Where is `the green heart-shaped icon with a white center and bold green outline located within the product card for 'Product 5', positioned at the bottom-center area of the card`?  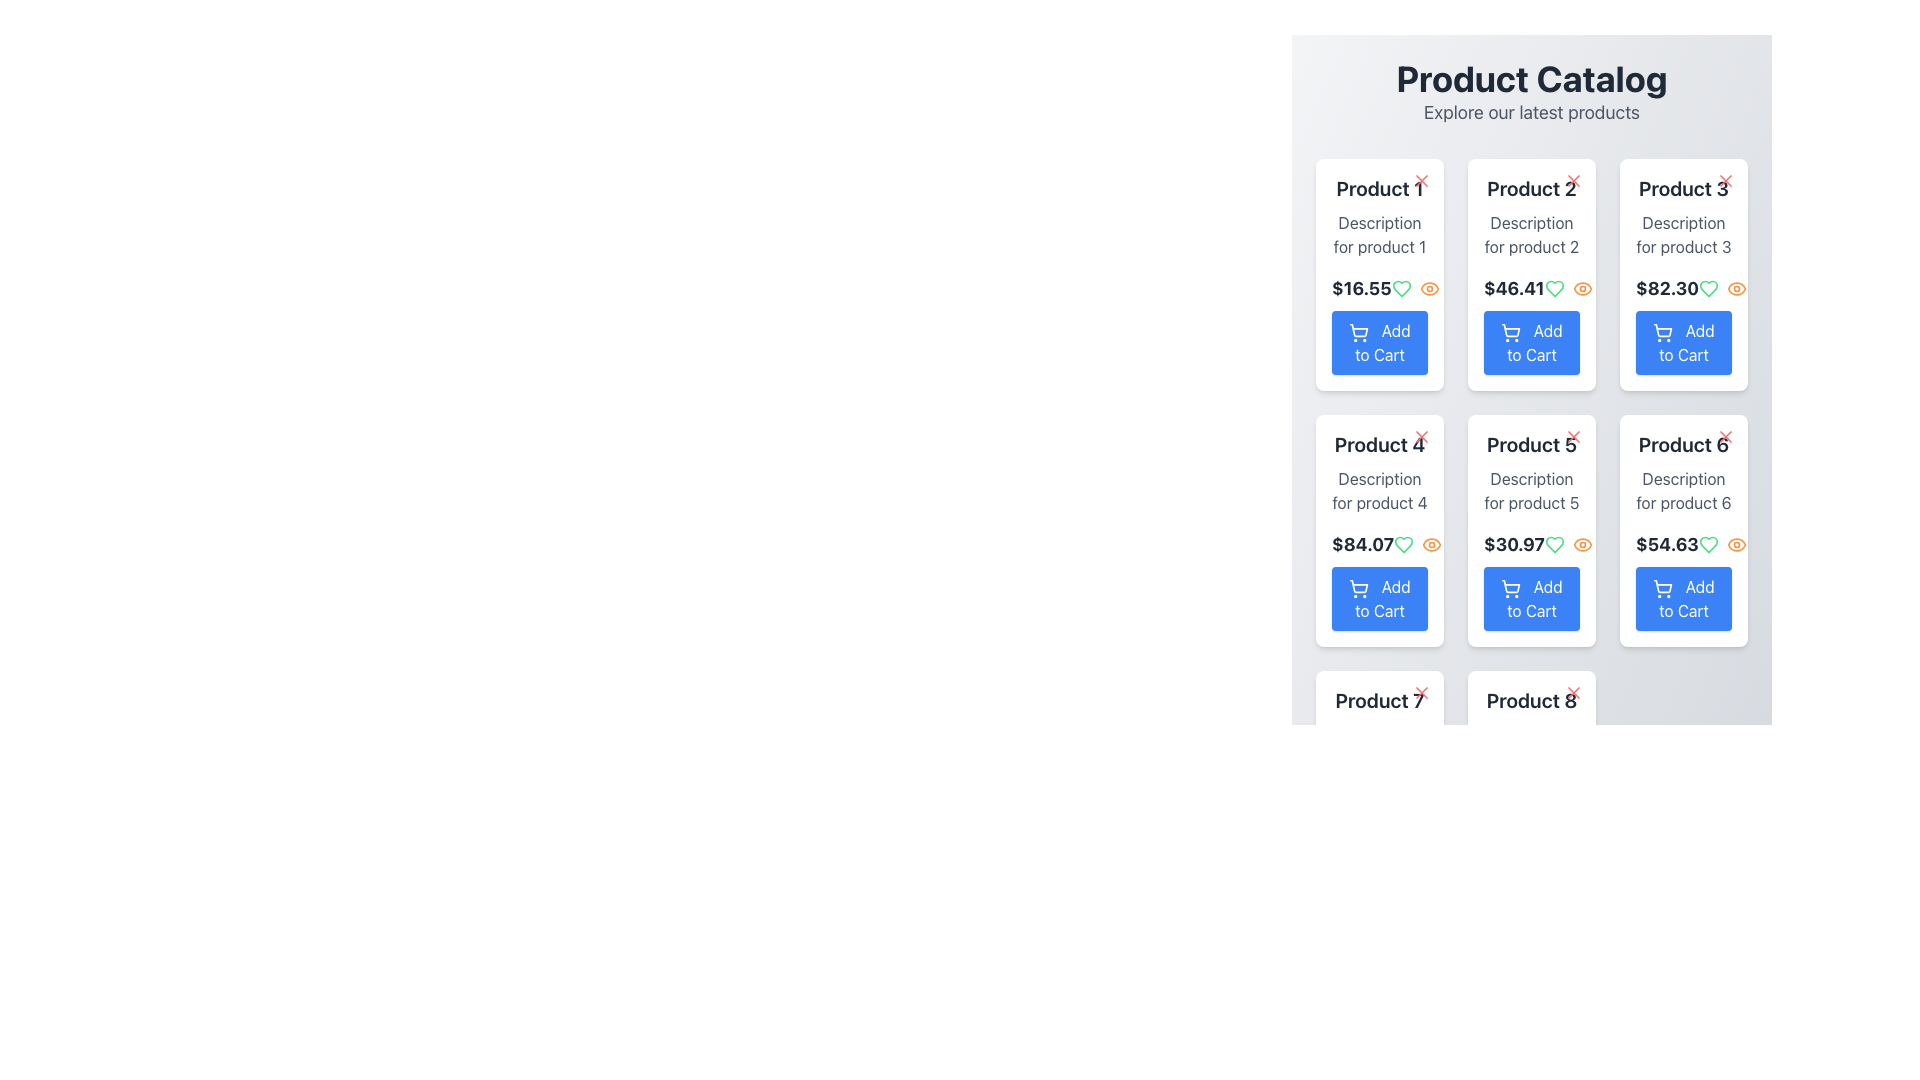
the green heart-shaped icon with a white center and bold green outline located within the product card for 'Product 5', positioned at the bottom-center area of the card is located at coordinates (1400, 289).